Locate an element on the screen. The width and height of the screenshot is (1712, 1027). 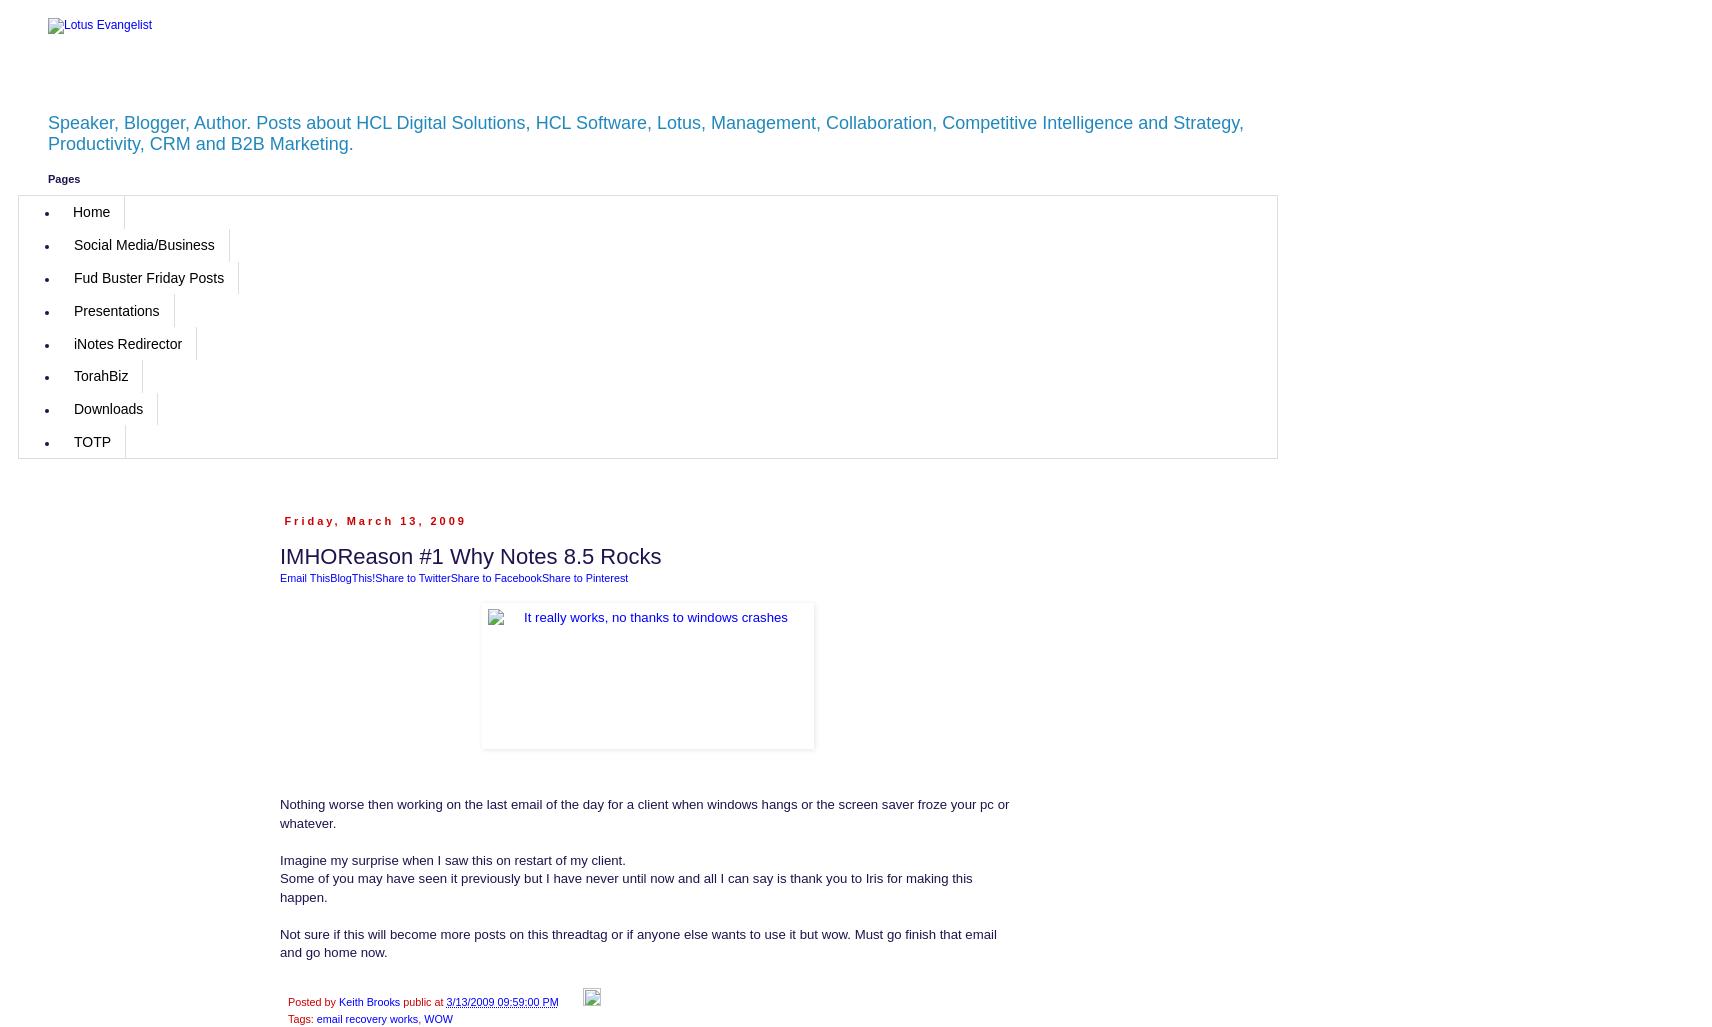
'Share to Twitter' is located at coordinates (412, 576).